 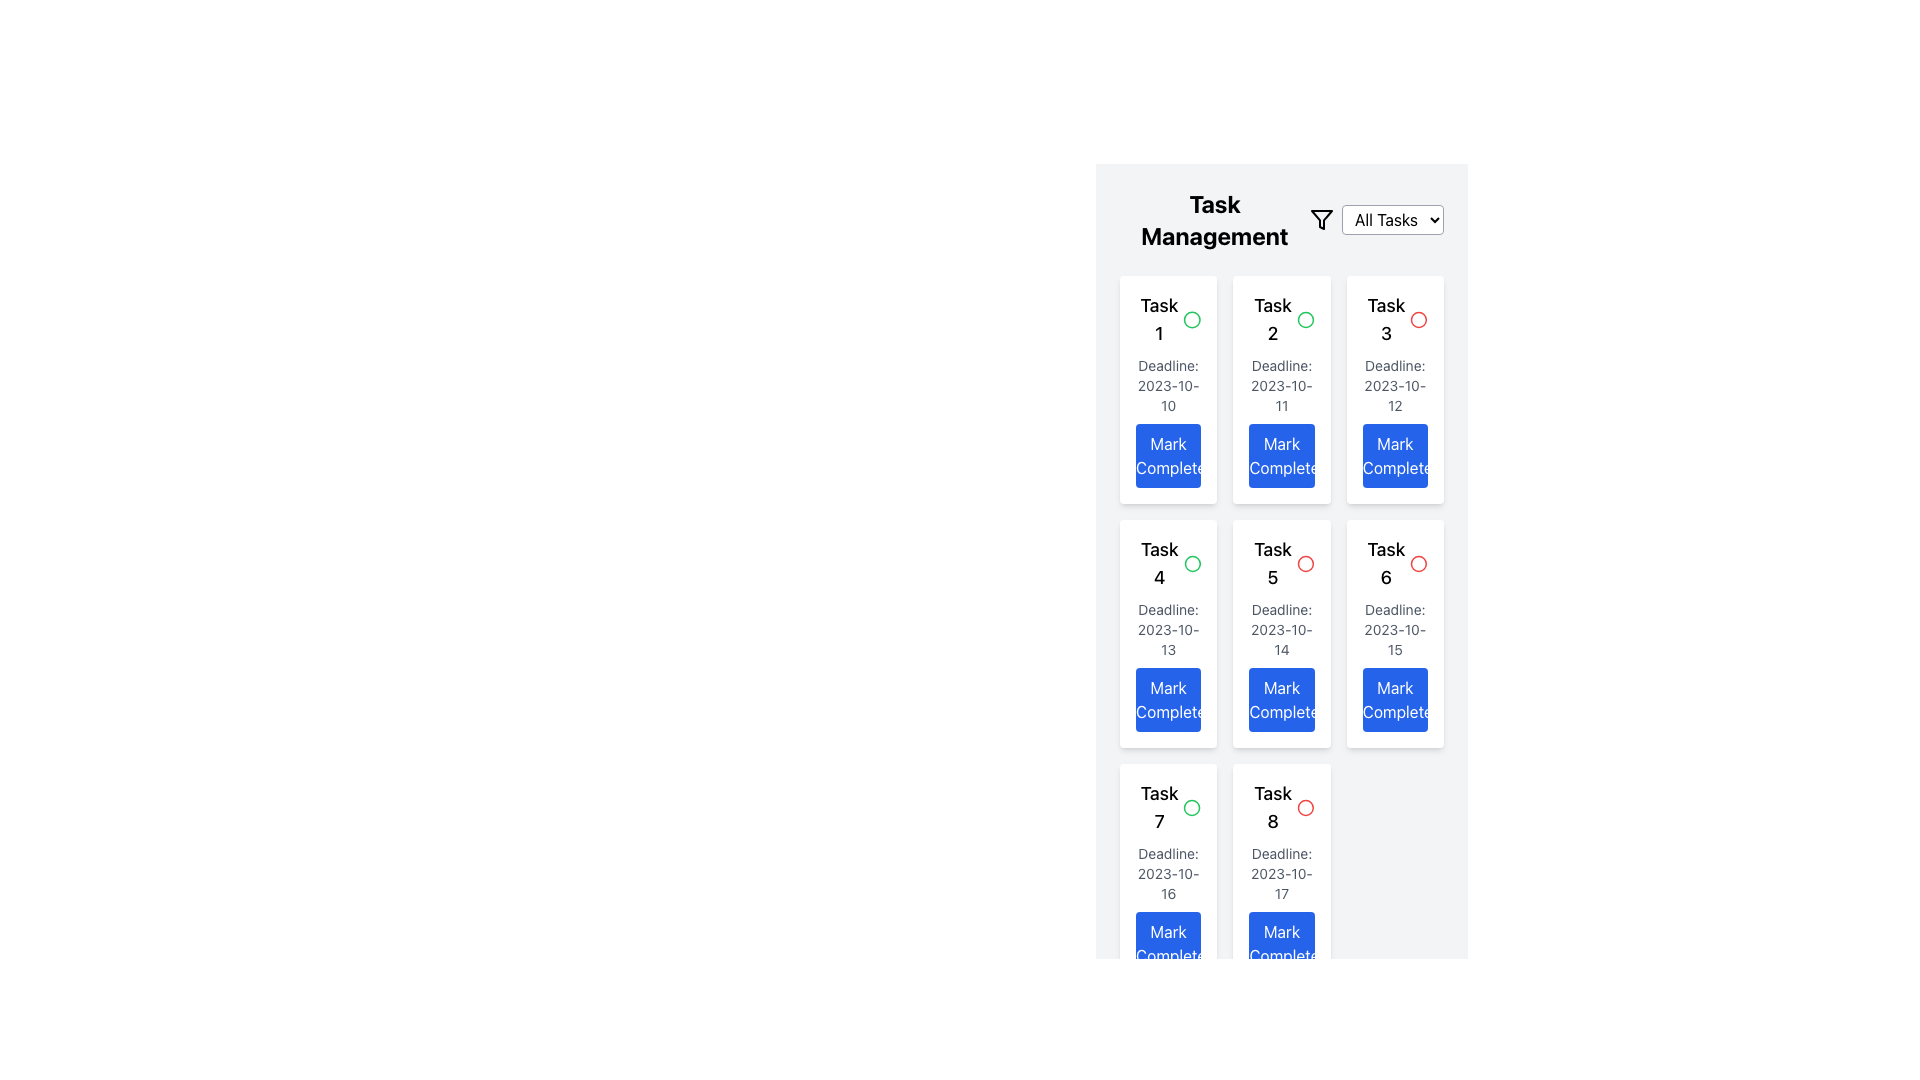 What do you see at coordinates (1168, 877) in the screenshot?
I see `the Card component that displays task information including a 'Mark Completed' button, located in the bottom-left position of the grid layout` at bounding box center [1168, 877].